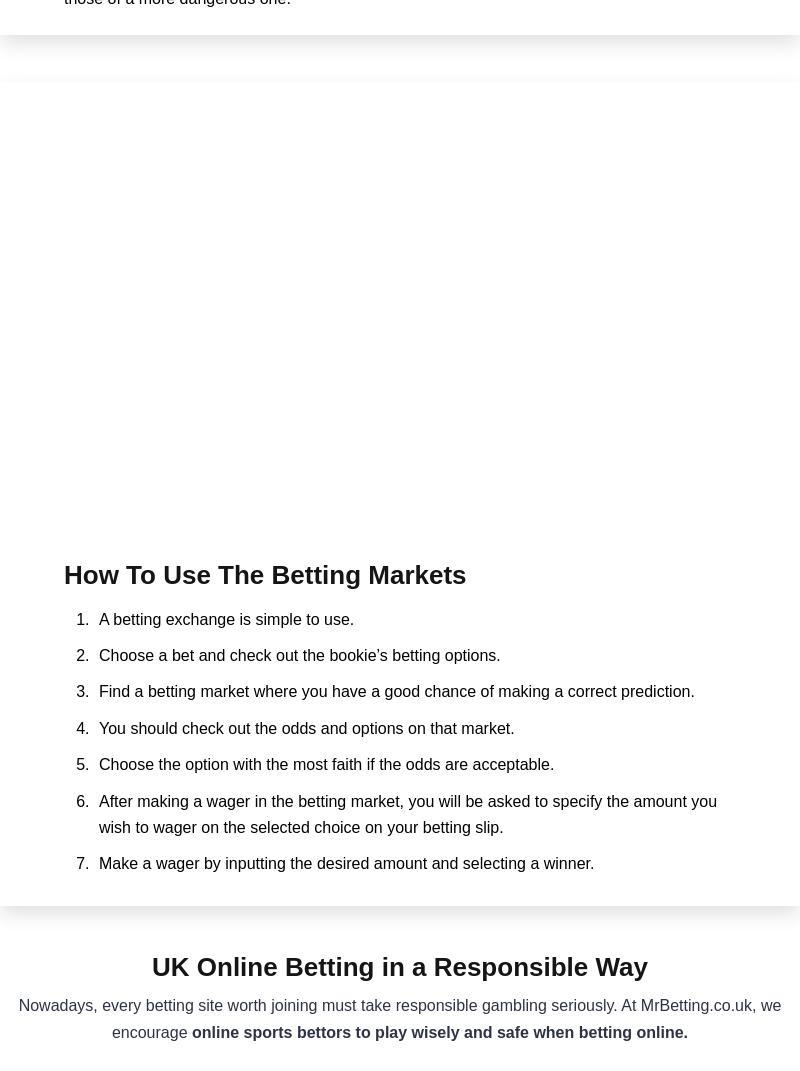 Image resolution: width=800 pixels, height=1071 pixels. I want to click on 'UK Online Betting in a Responsible Way', so click(398, 966).